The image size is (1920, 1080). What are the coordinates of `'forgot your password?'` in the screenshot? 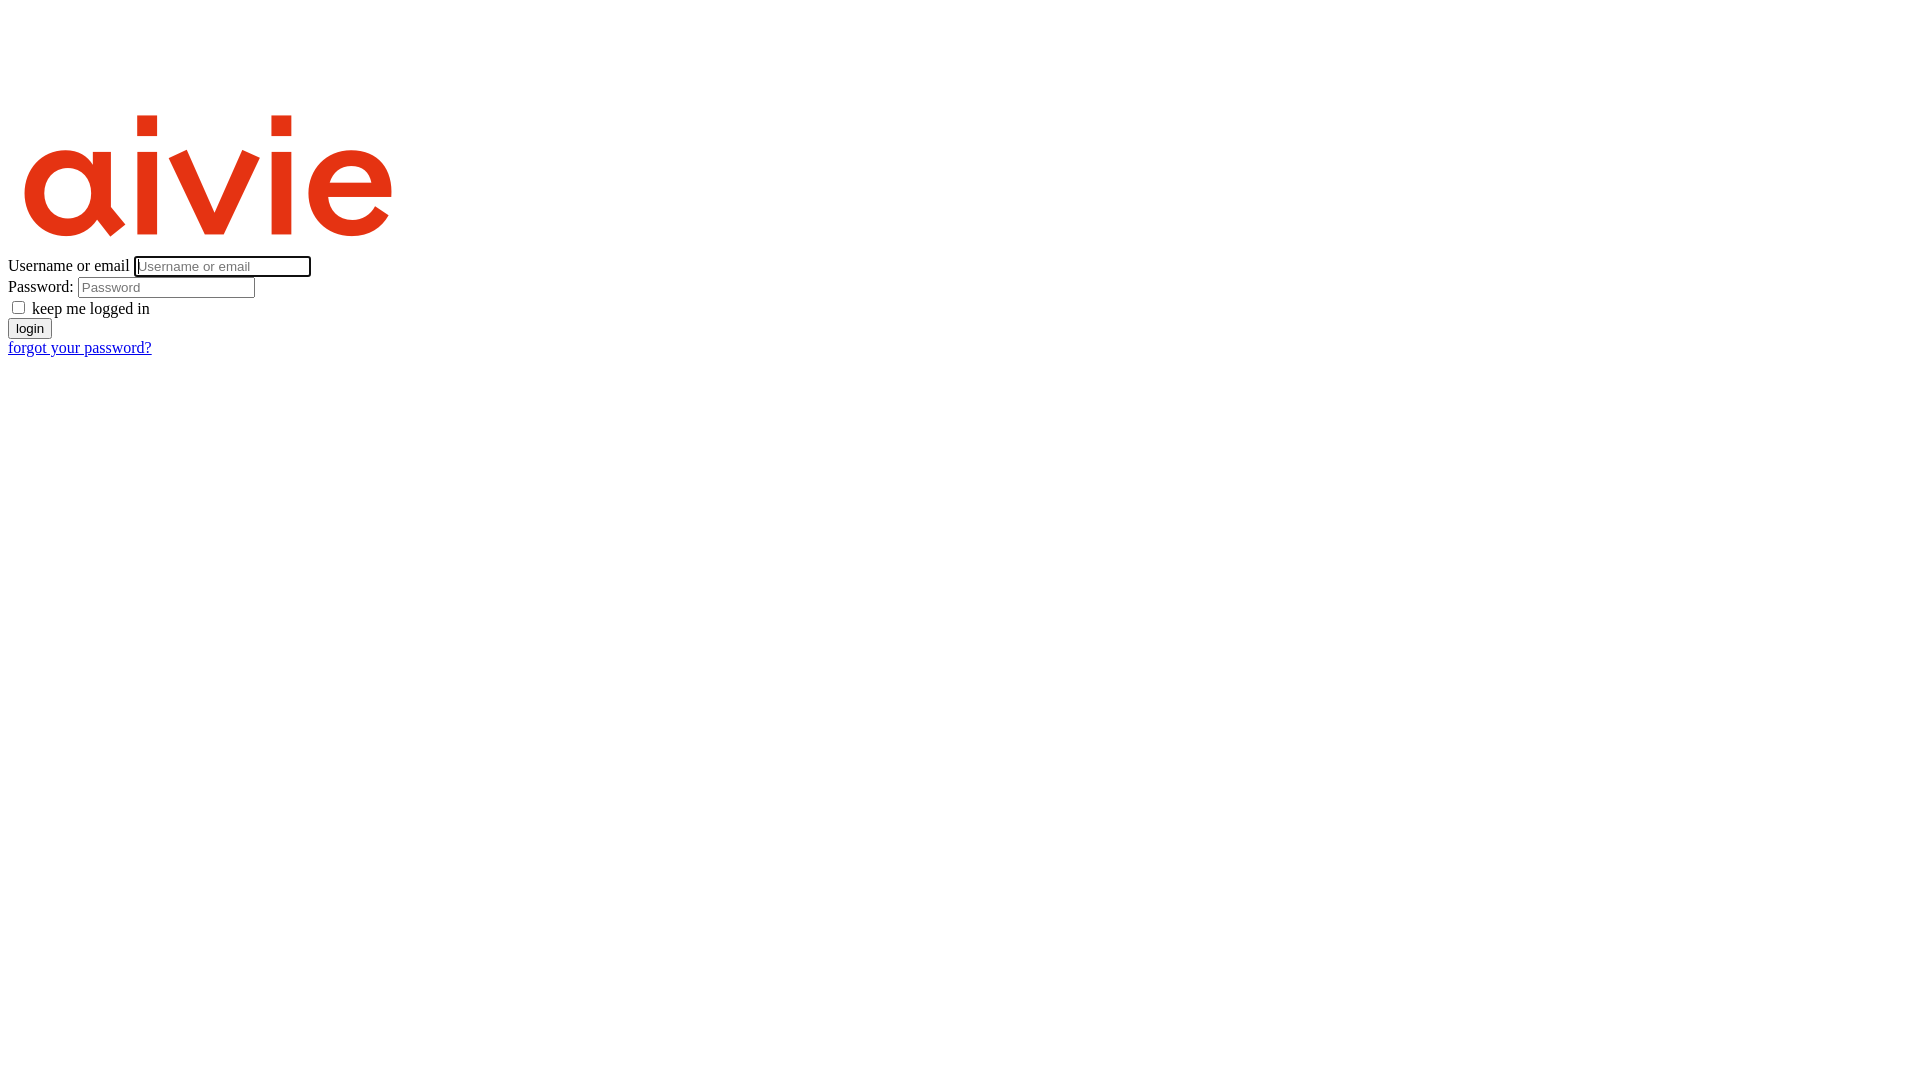 It's located at (80, 346).